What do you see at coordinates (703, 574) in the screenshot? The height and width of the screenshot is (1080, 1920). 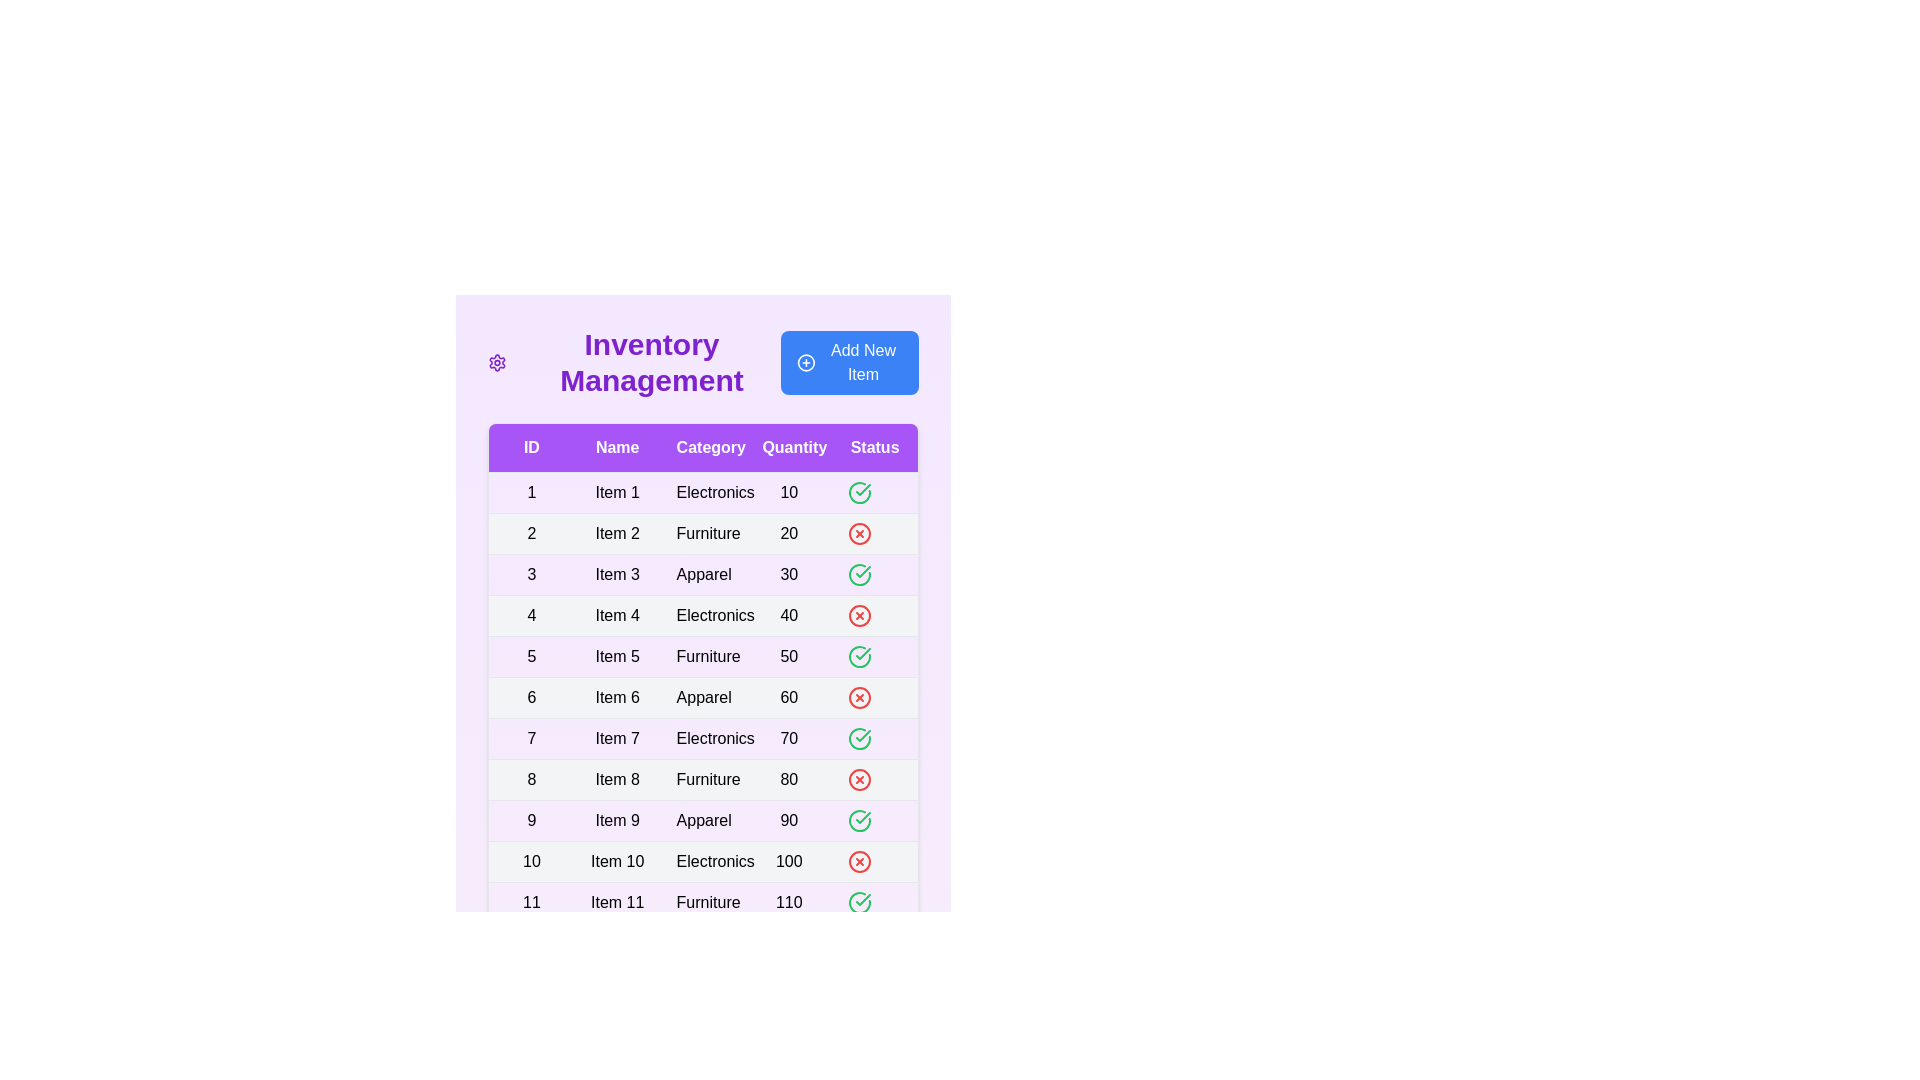 I see `the table row corresponding to 3` at bounding box center [703, 574].